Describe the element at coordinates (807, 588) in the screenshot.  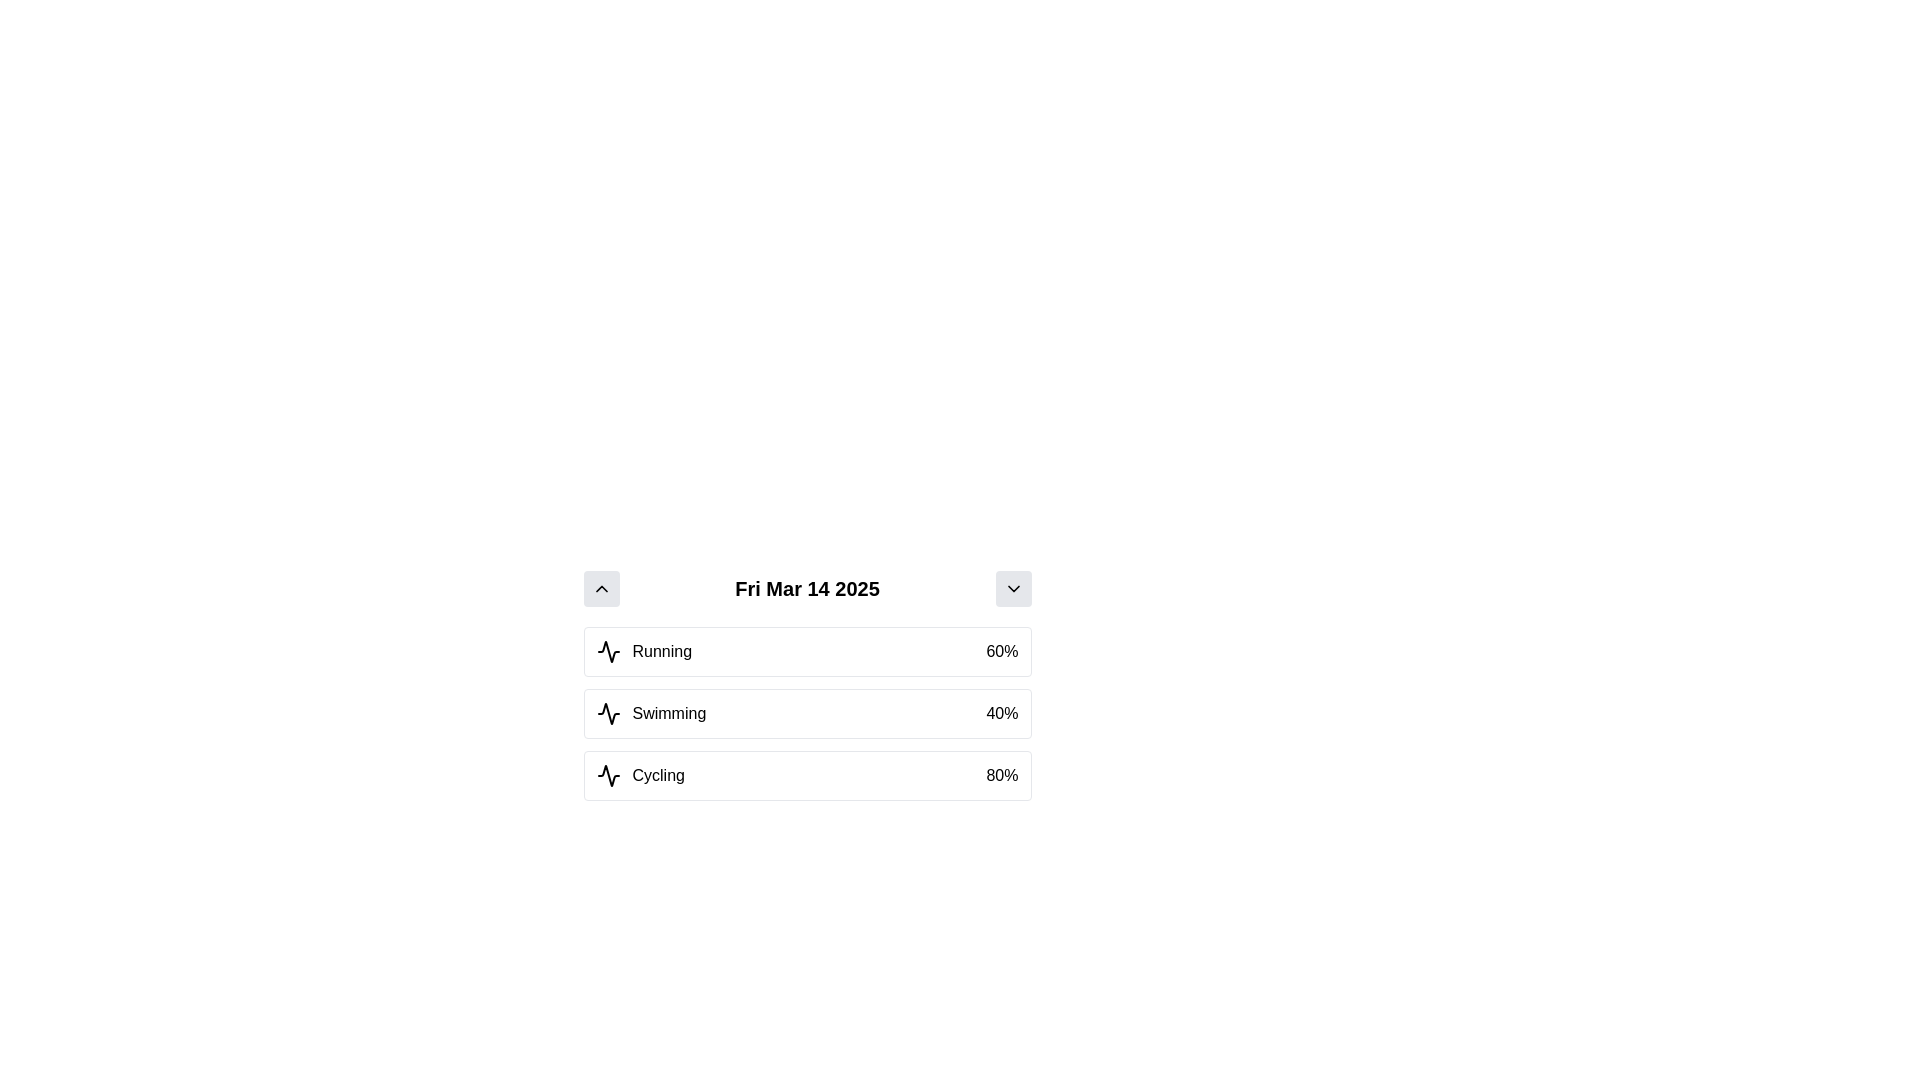
I see `text displayed in the rectangular section showing 'Fri Mar 14 2025', located between the upward and downward arrow buttons` at that location.